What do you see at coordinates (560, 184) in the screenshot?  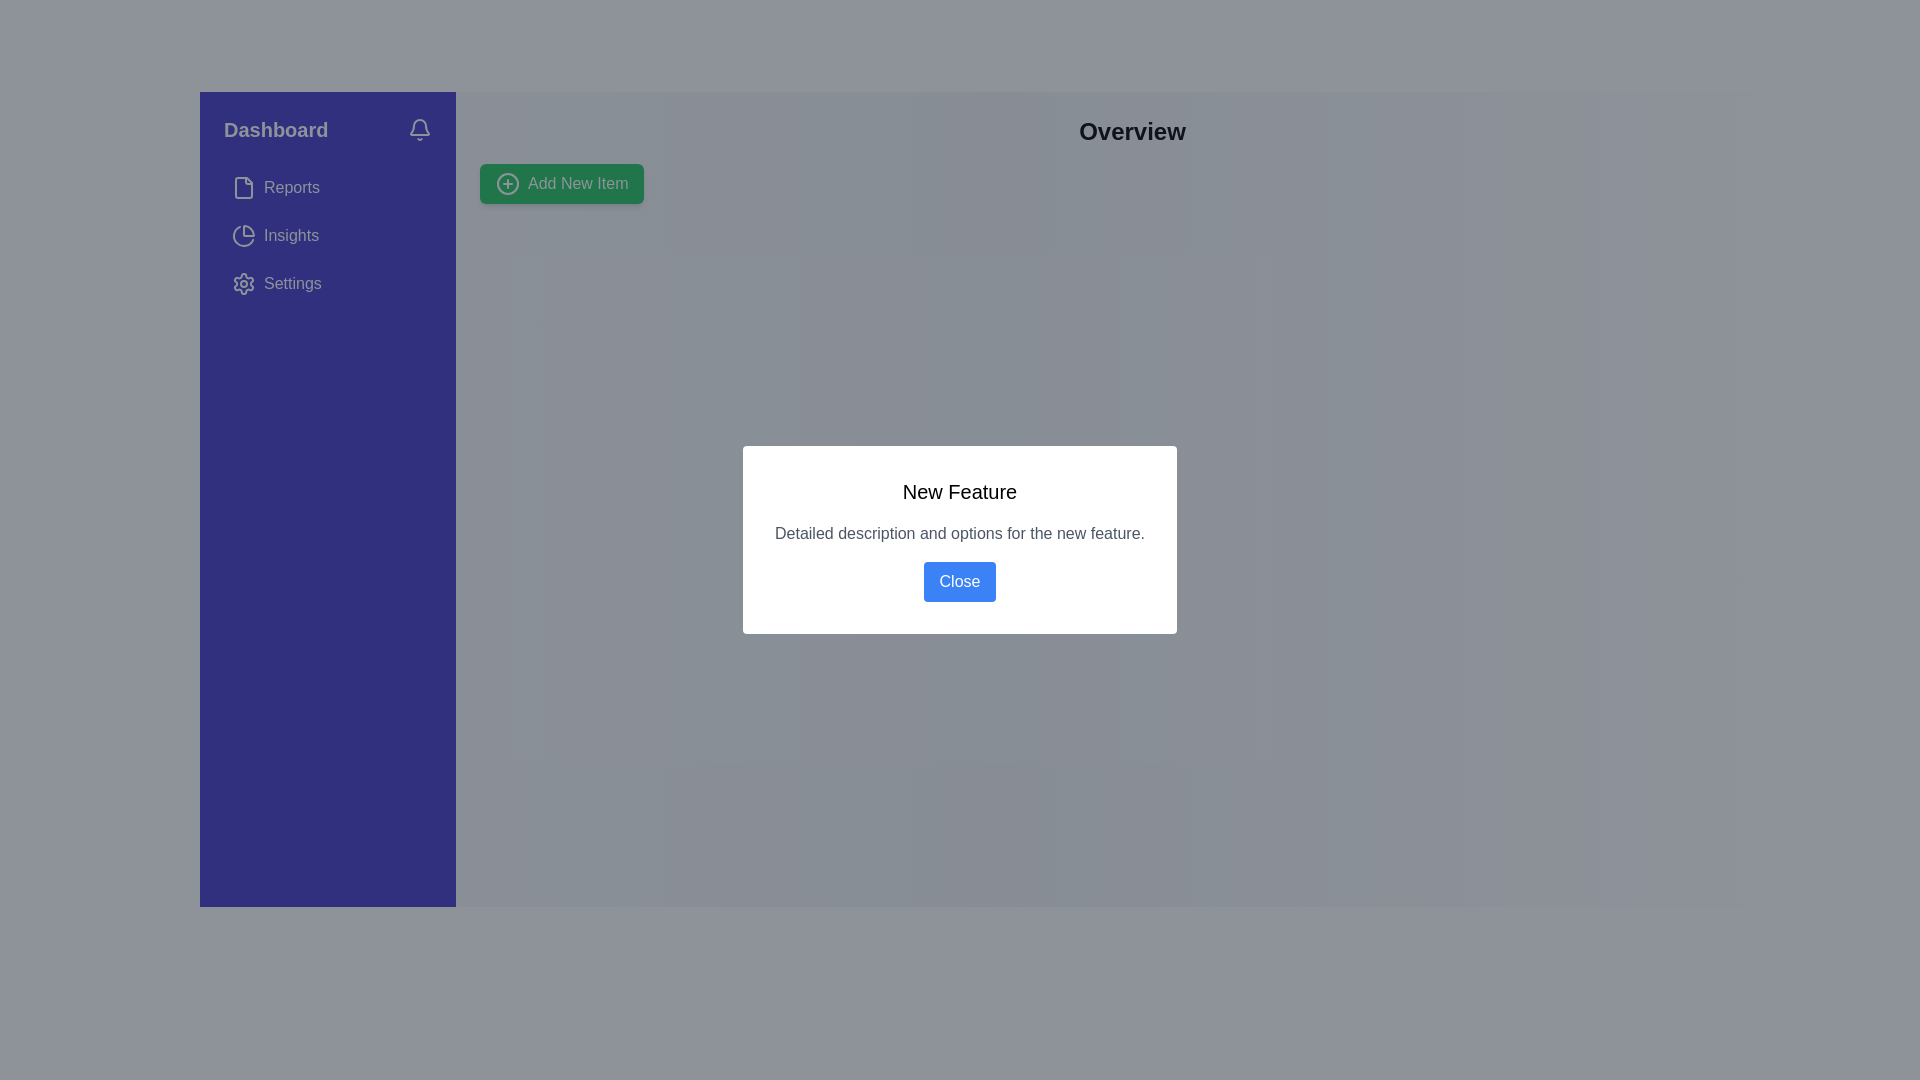 I see `the 'Add New Item' button with a green background and '+' icon` at bounding box center [560, 184].